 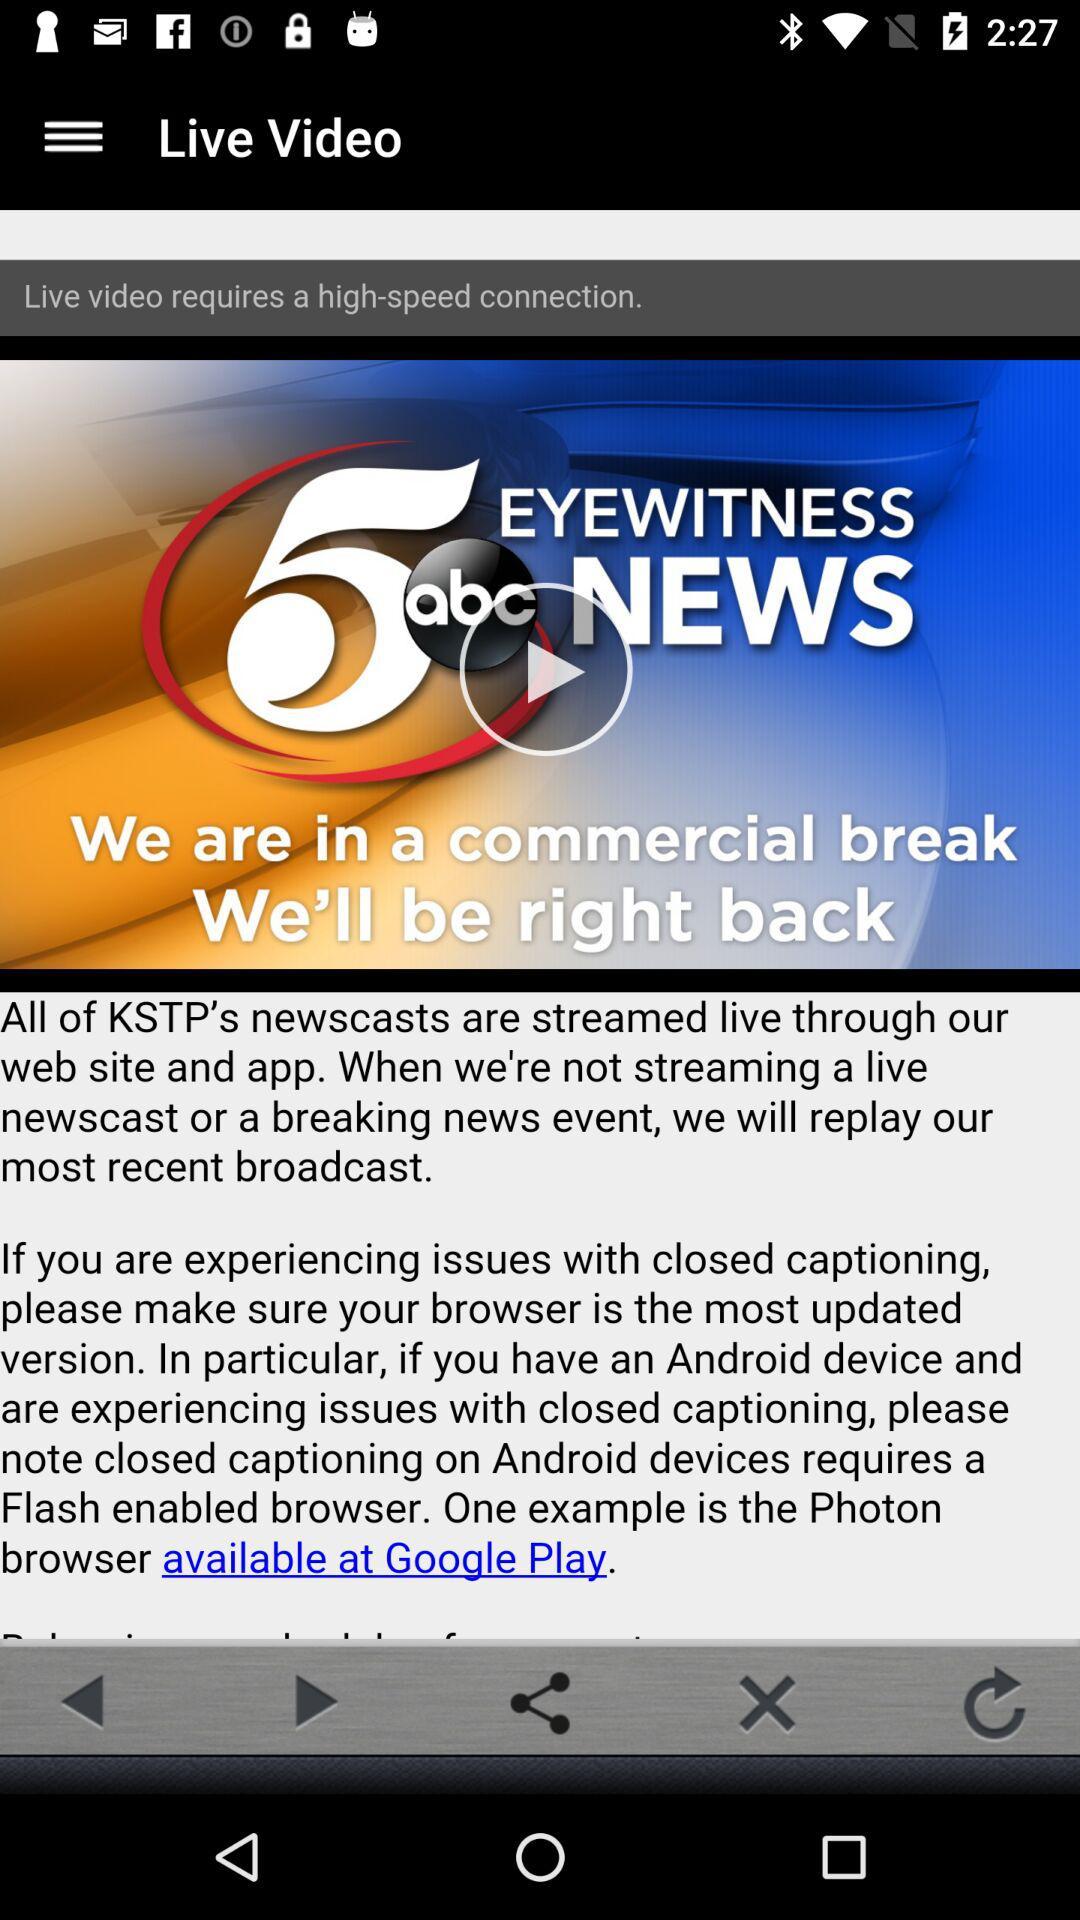 I want to click on share button, so click(x=540, y=1702).